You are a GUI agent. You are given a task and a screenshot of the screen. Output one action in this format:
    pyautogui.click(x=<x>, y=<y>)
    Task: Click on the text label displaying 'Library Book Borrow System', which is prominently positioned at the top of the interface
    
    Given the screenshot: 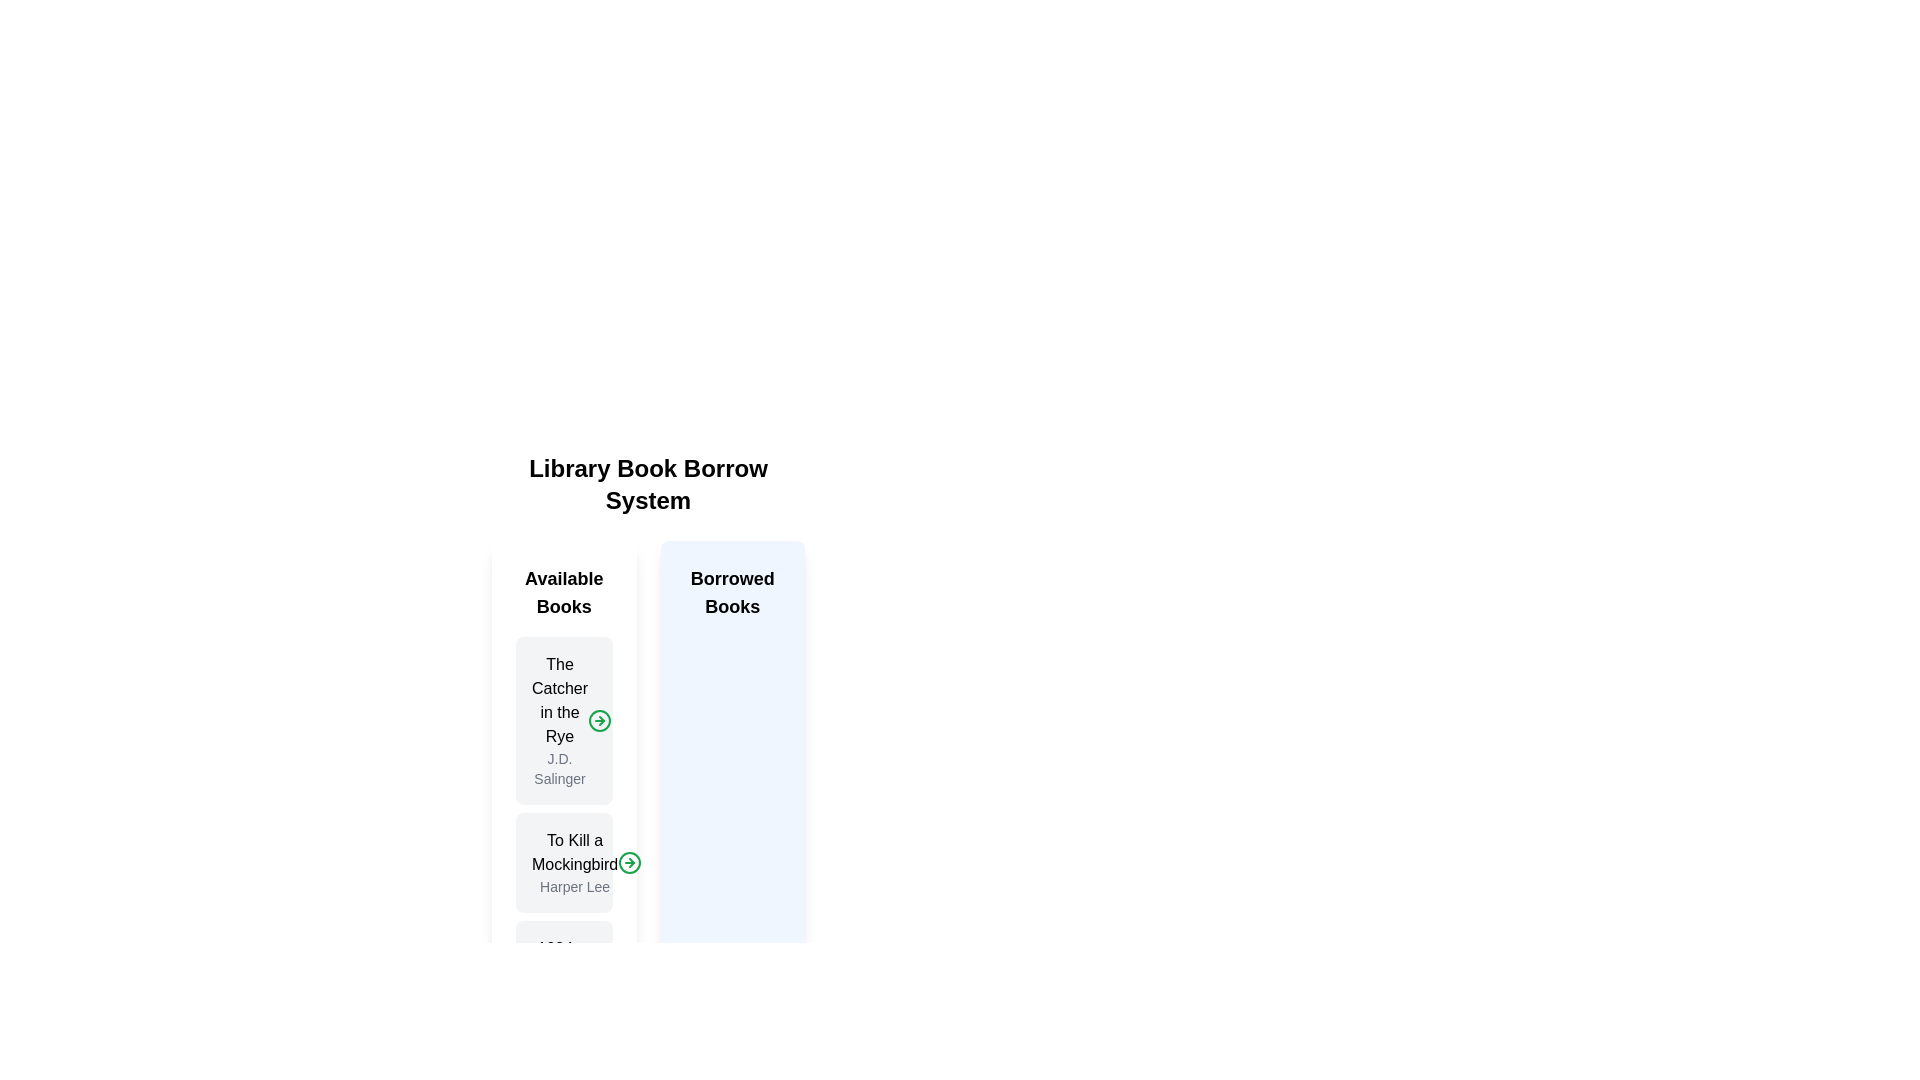 What is the action you would take?
    pyautogui.click(x=648, y=485)
    